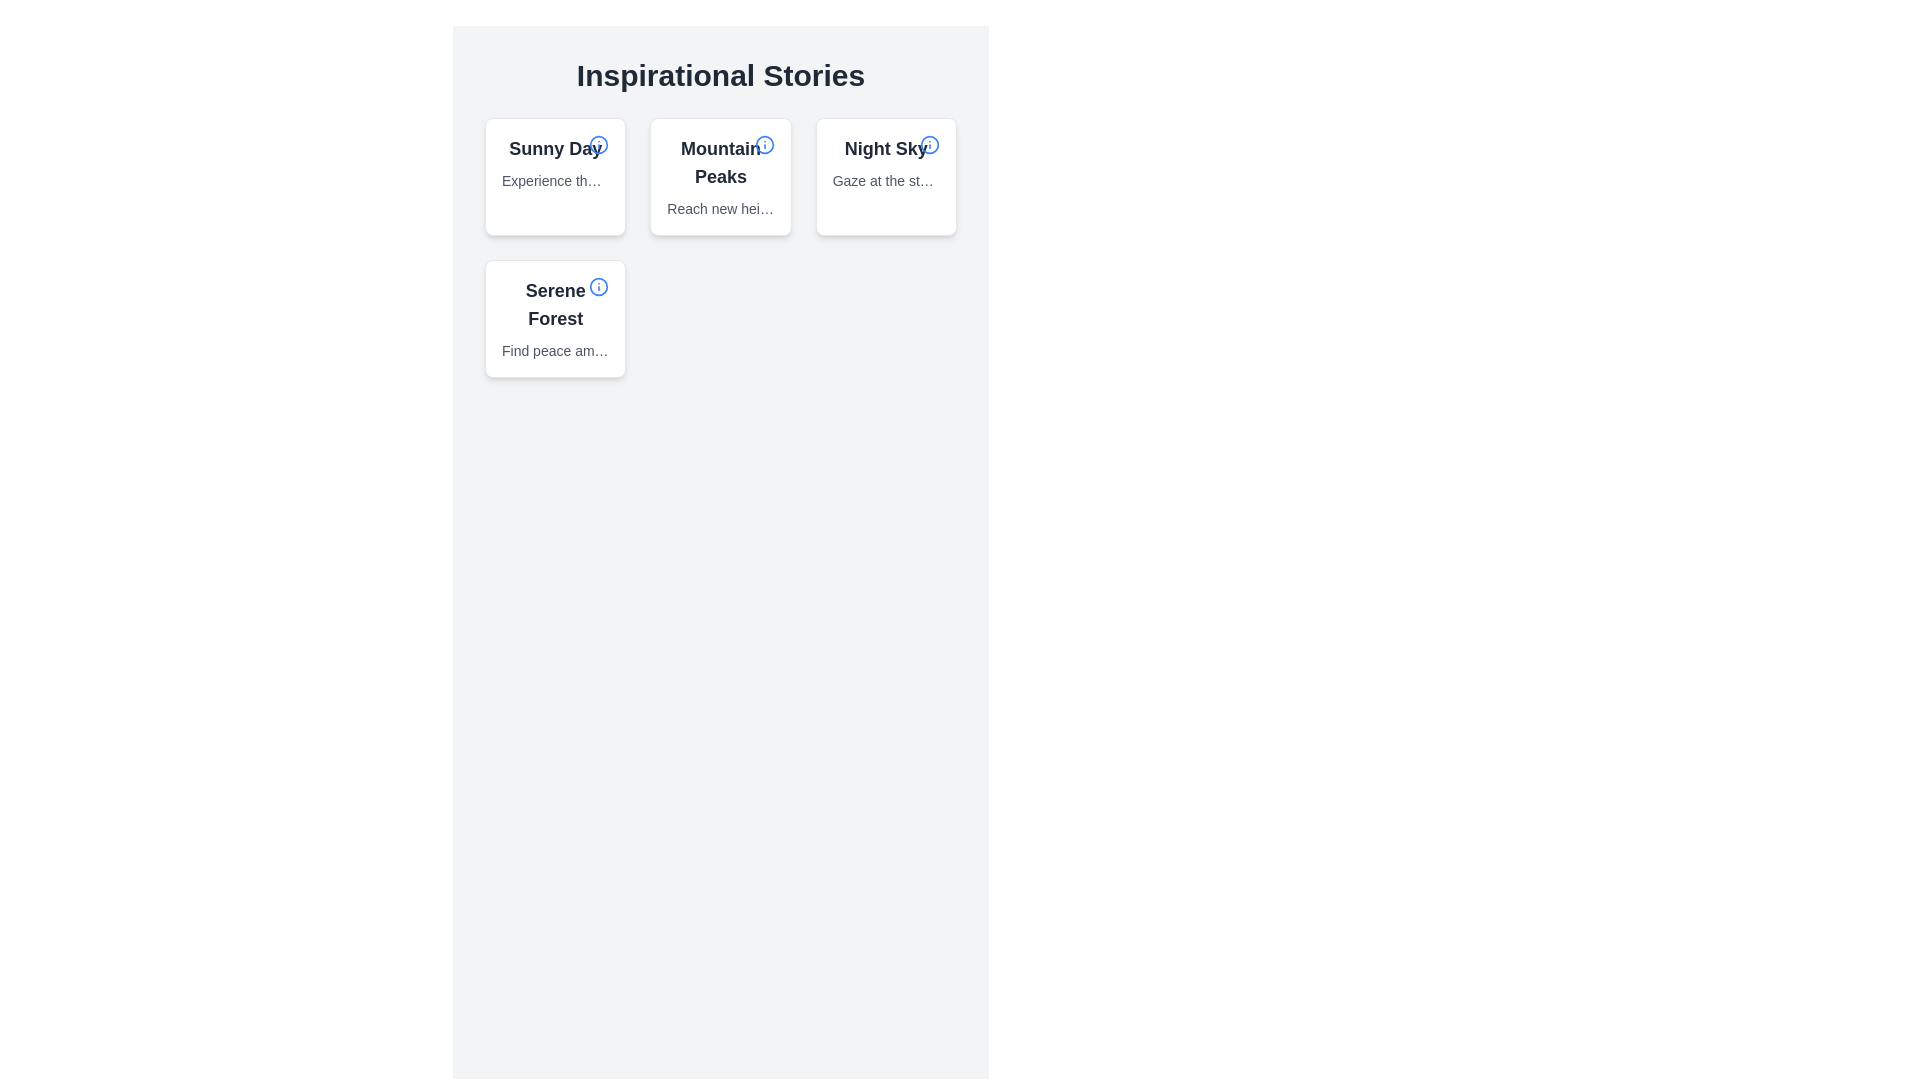 The height and width of the screenshot is (1080, 1920). I want to click on descriptive text located directly below the bold header 'Sunny Day' in the upper-left card of the grid layout titled 'Inspirational Stories', so click(555, 181).